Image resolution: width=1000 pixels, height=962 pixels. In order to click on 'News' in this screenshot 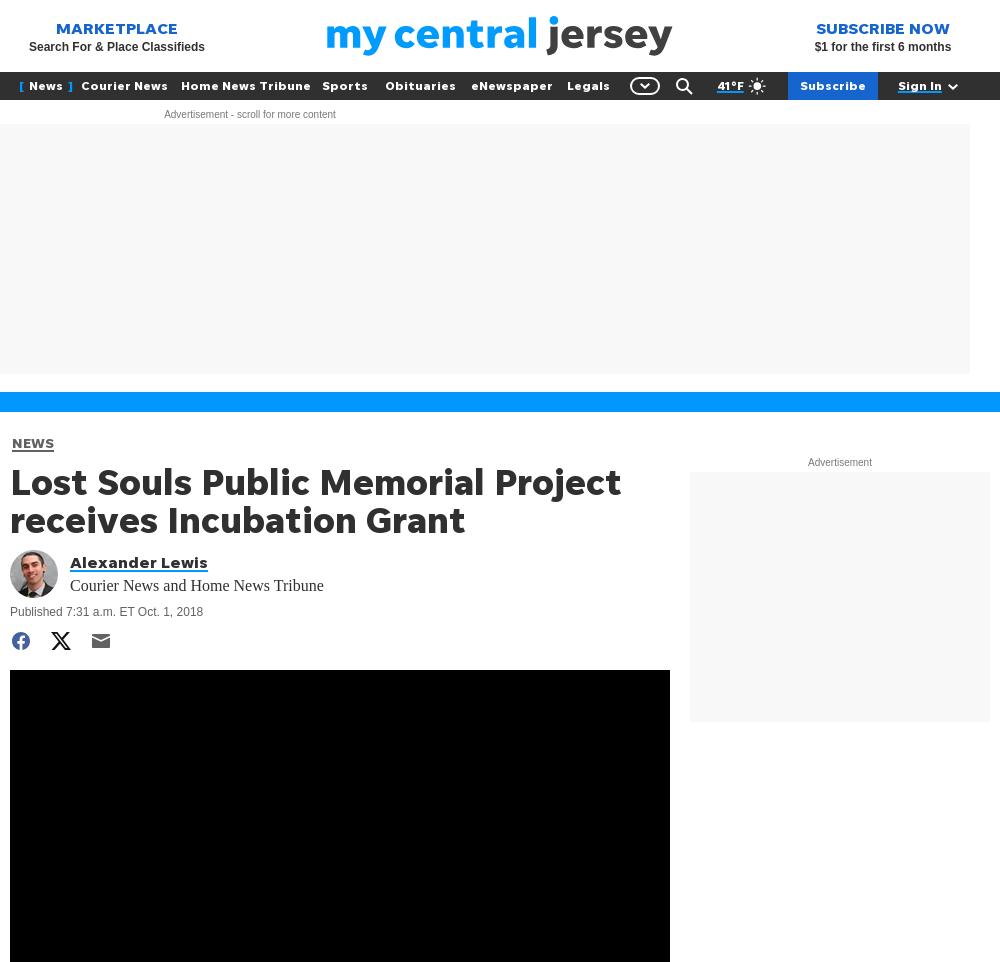, I will do `click(29, 85)`.